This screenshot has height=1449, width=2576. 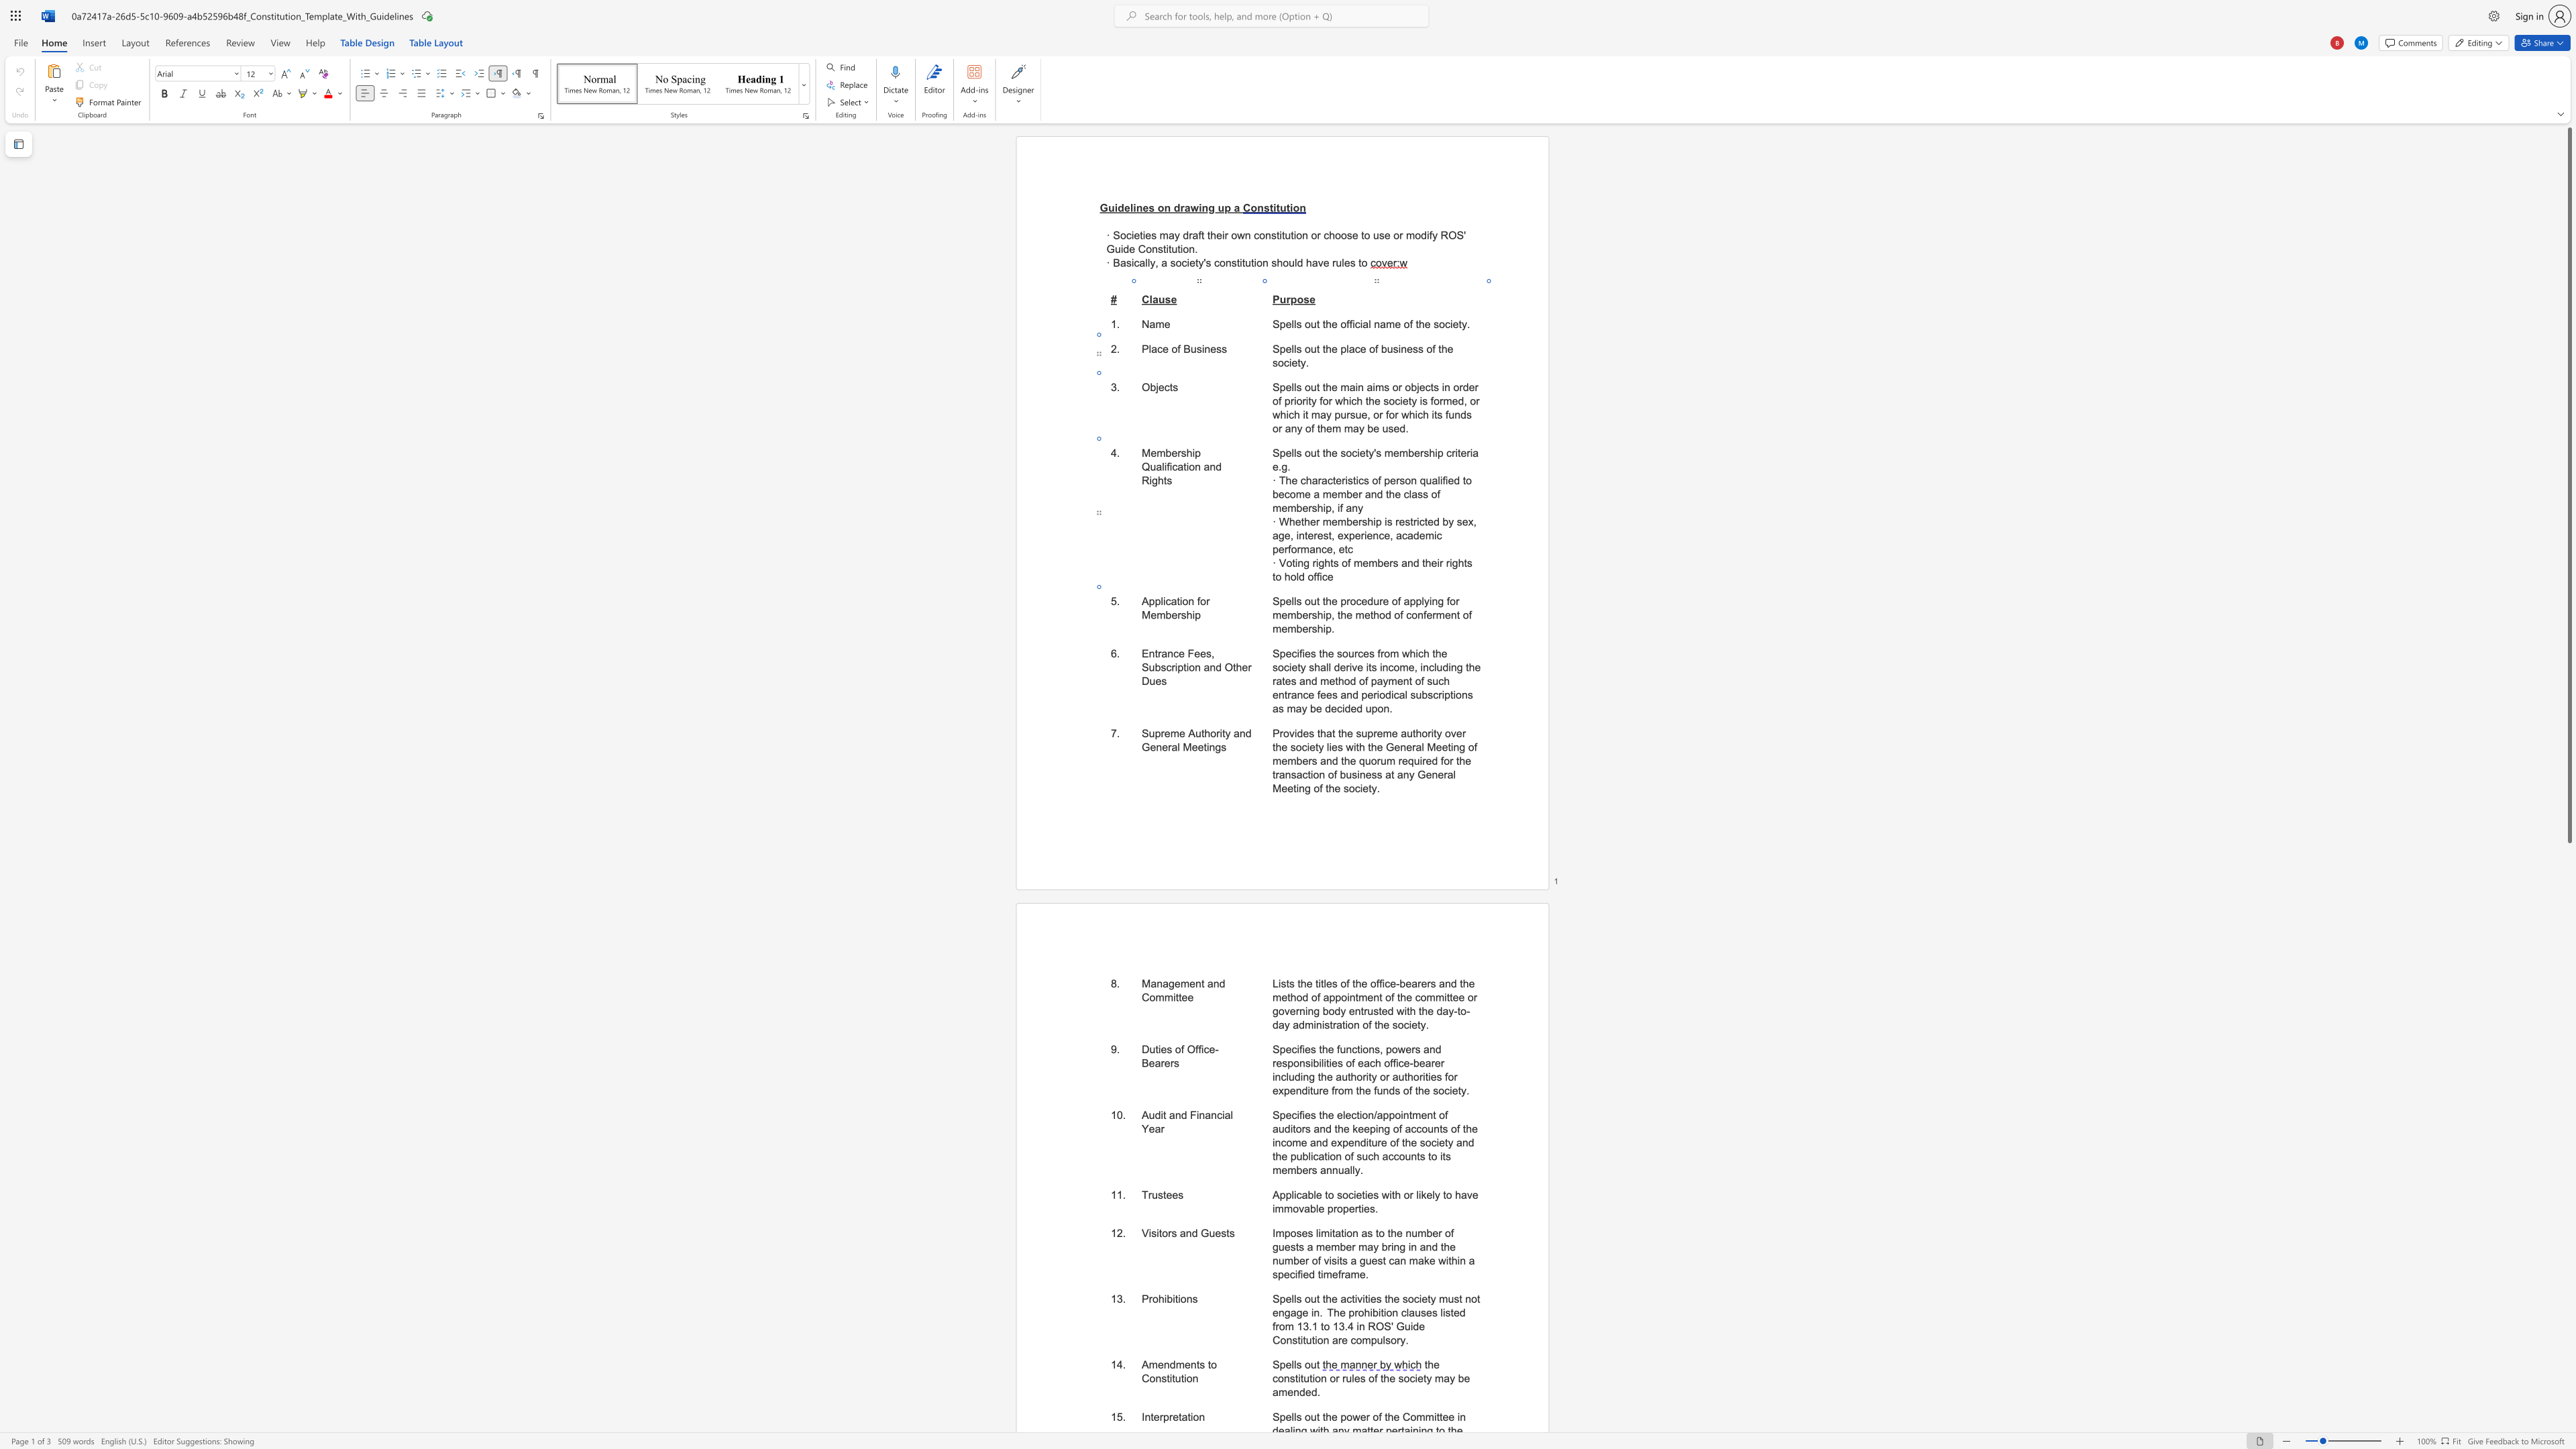 I want to click on the 1th character "u" in the text, so click(x=1152, y=466).